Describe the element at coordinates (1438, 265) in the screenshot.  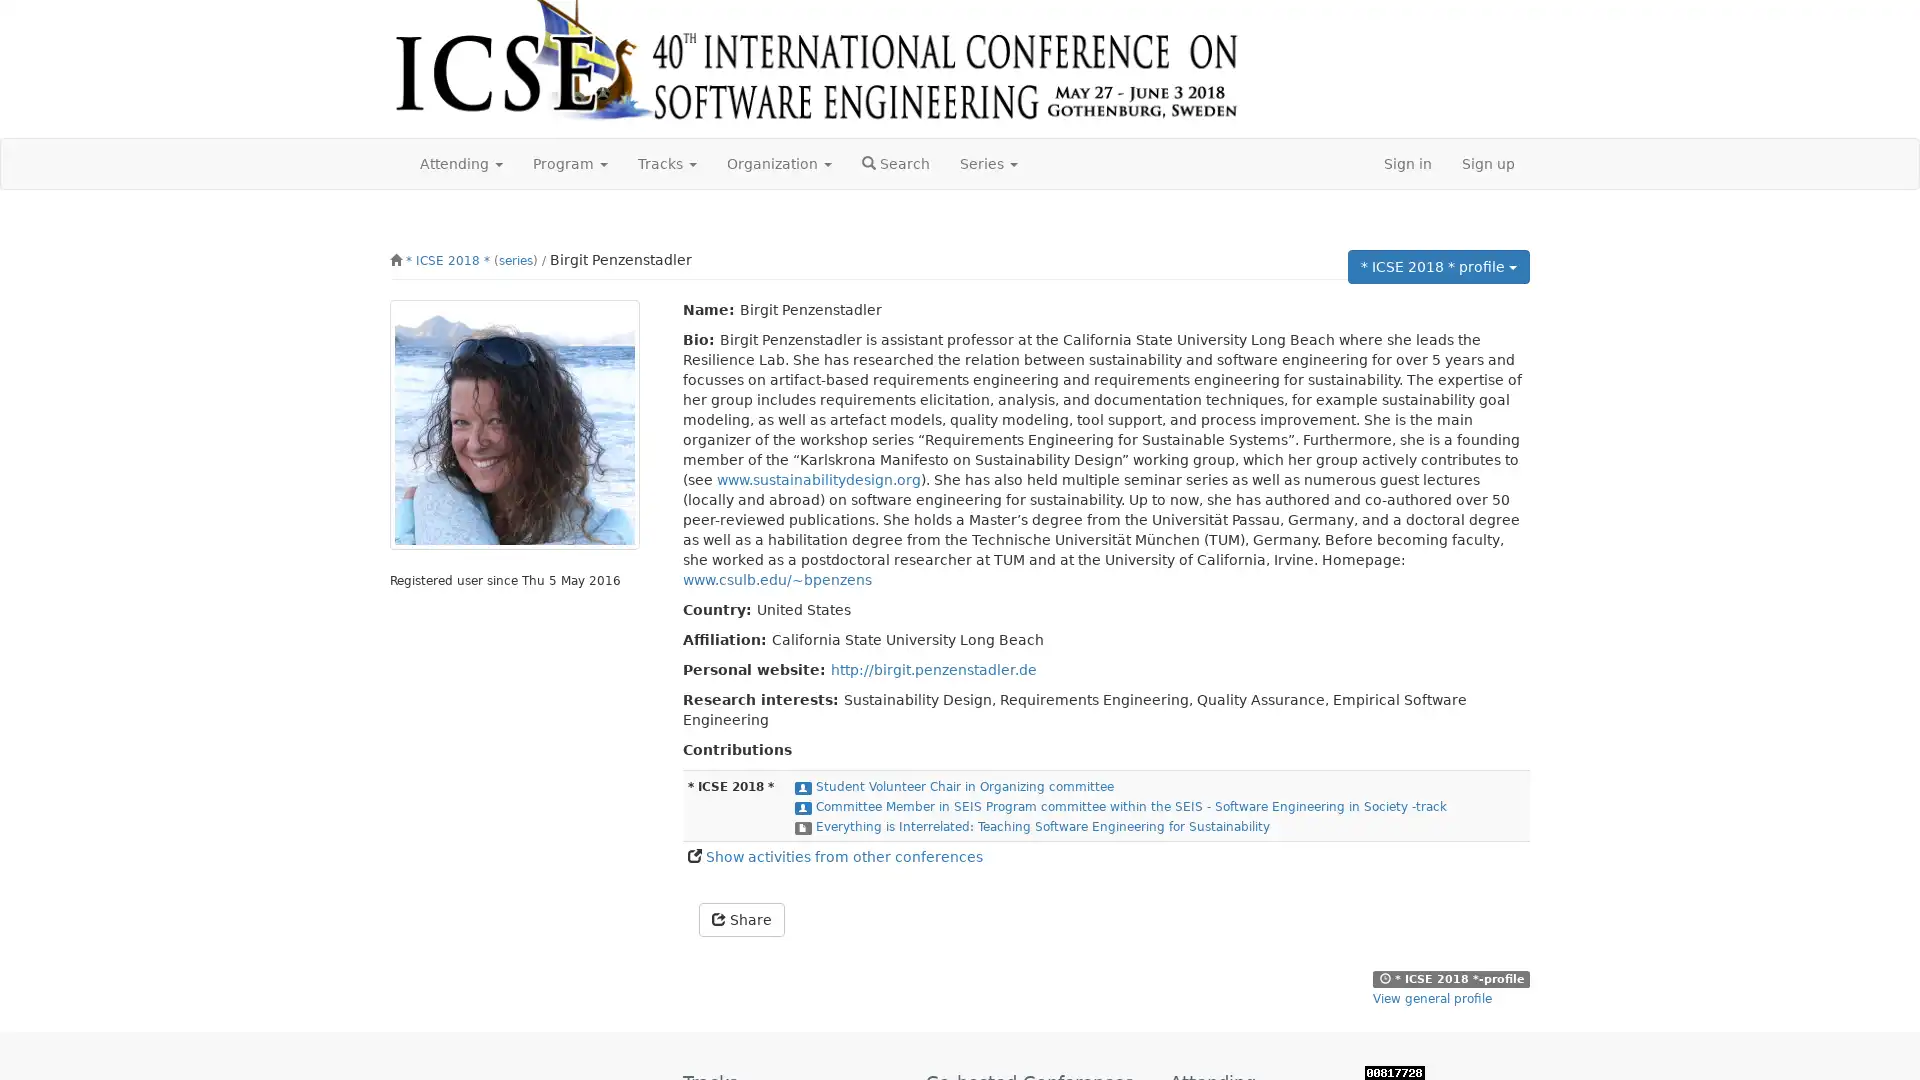
I see `* ICSE 2018 * profile` at that location.